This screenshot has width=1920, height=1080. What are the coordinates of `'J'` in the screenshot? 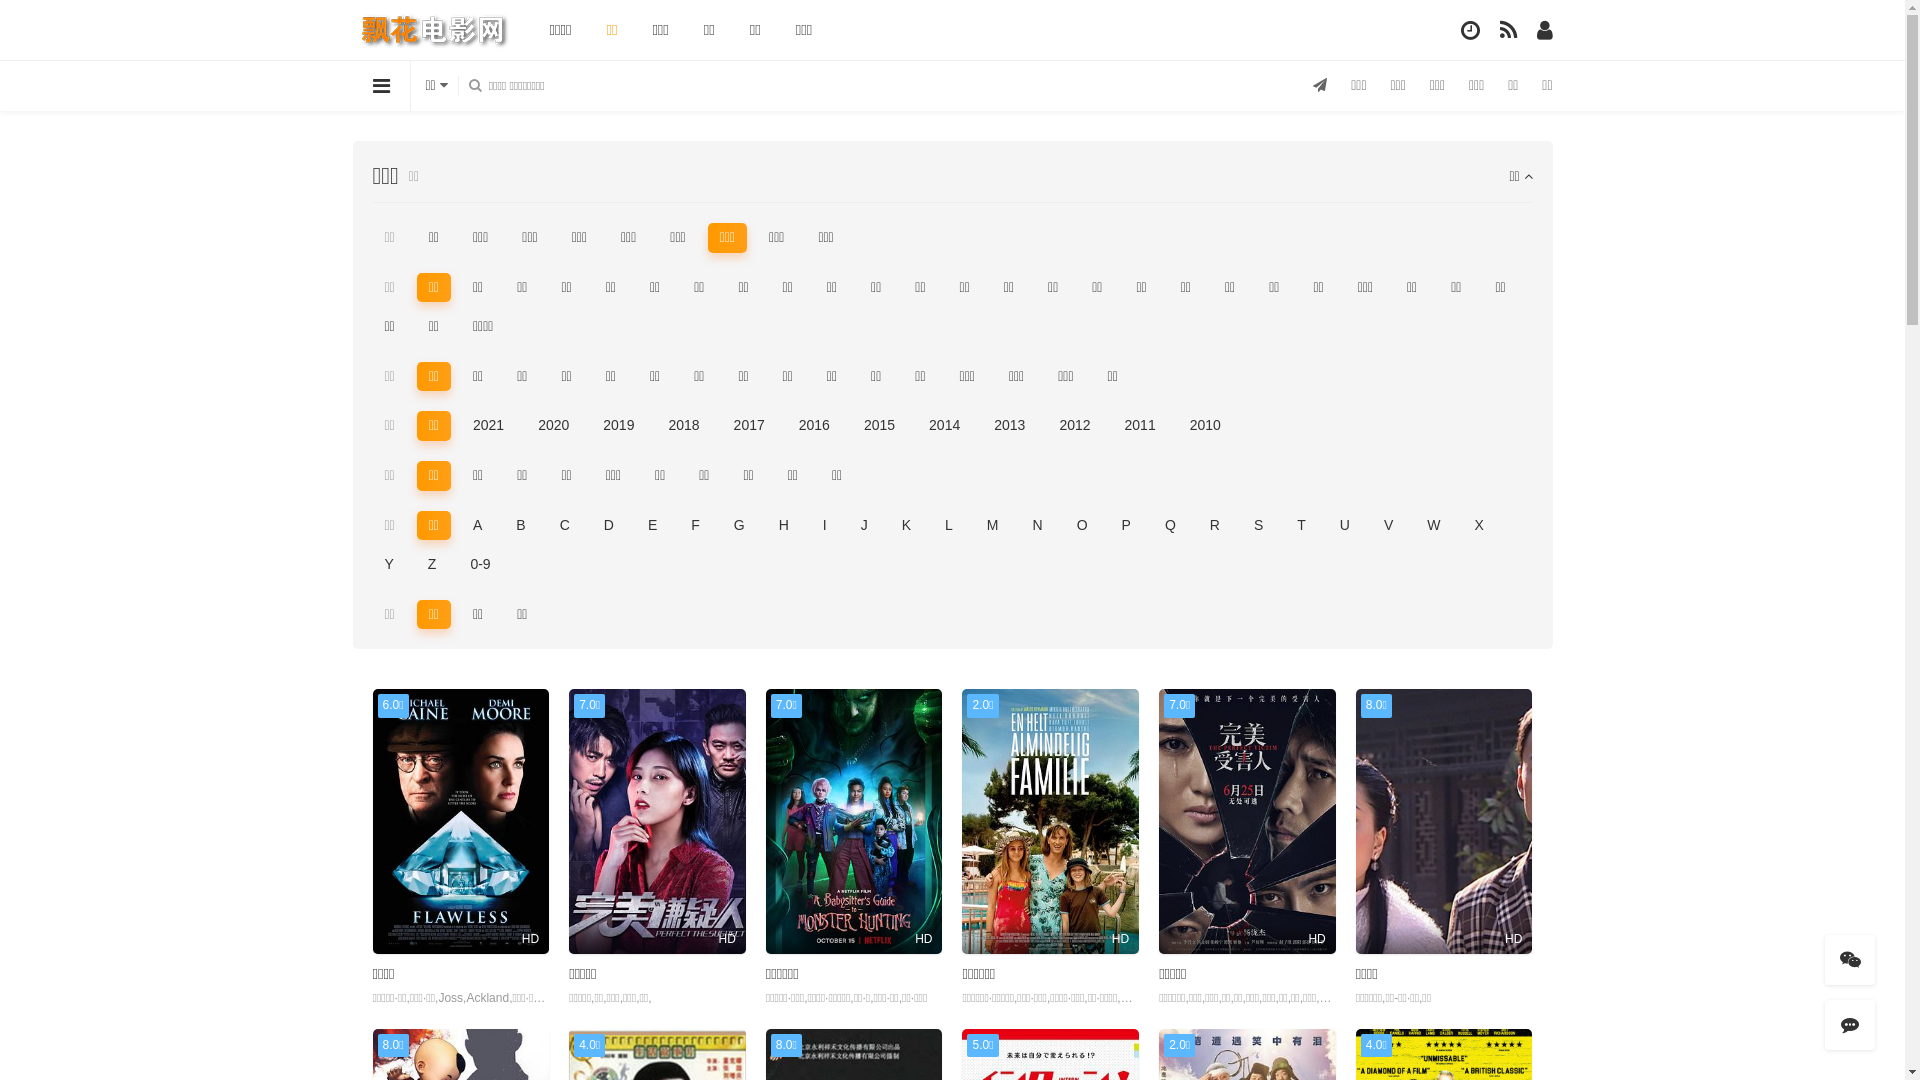 It's located at (864, 524).